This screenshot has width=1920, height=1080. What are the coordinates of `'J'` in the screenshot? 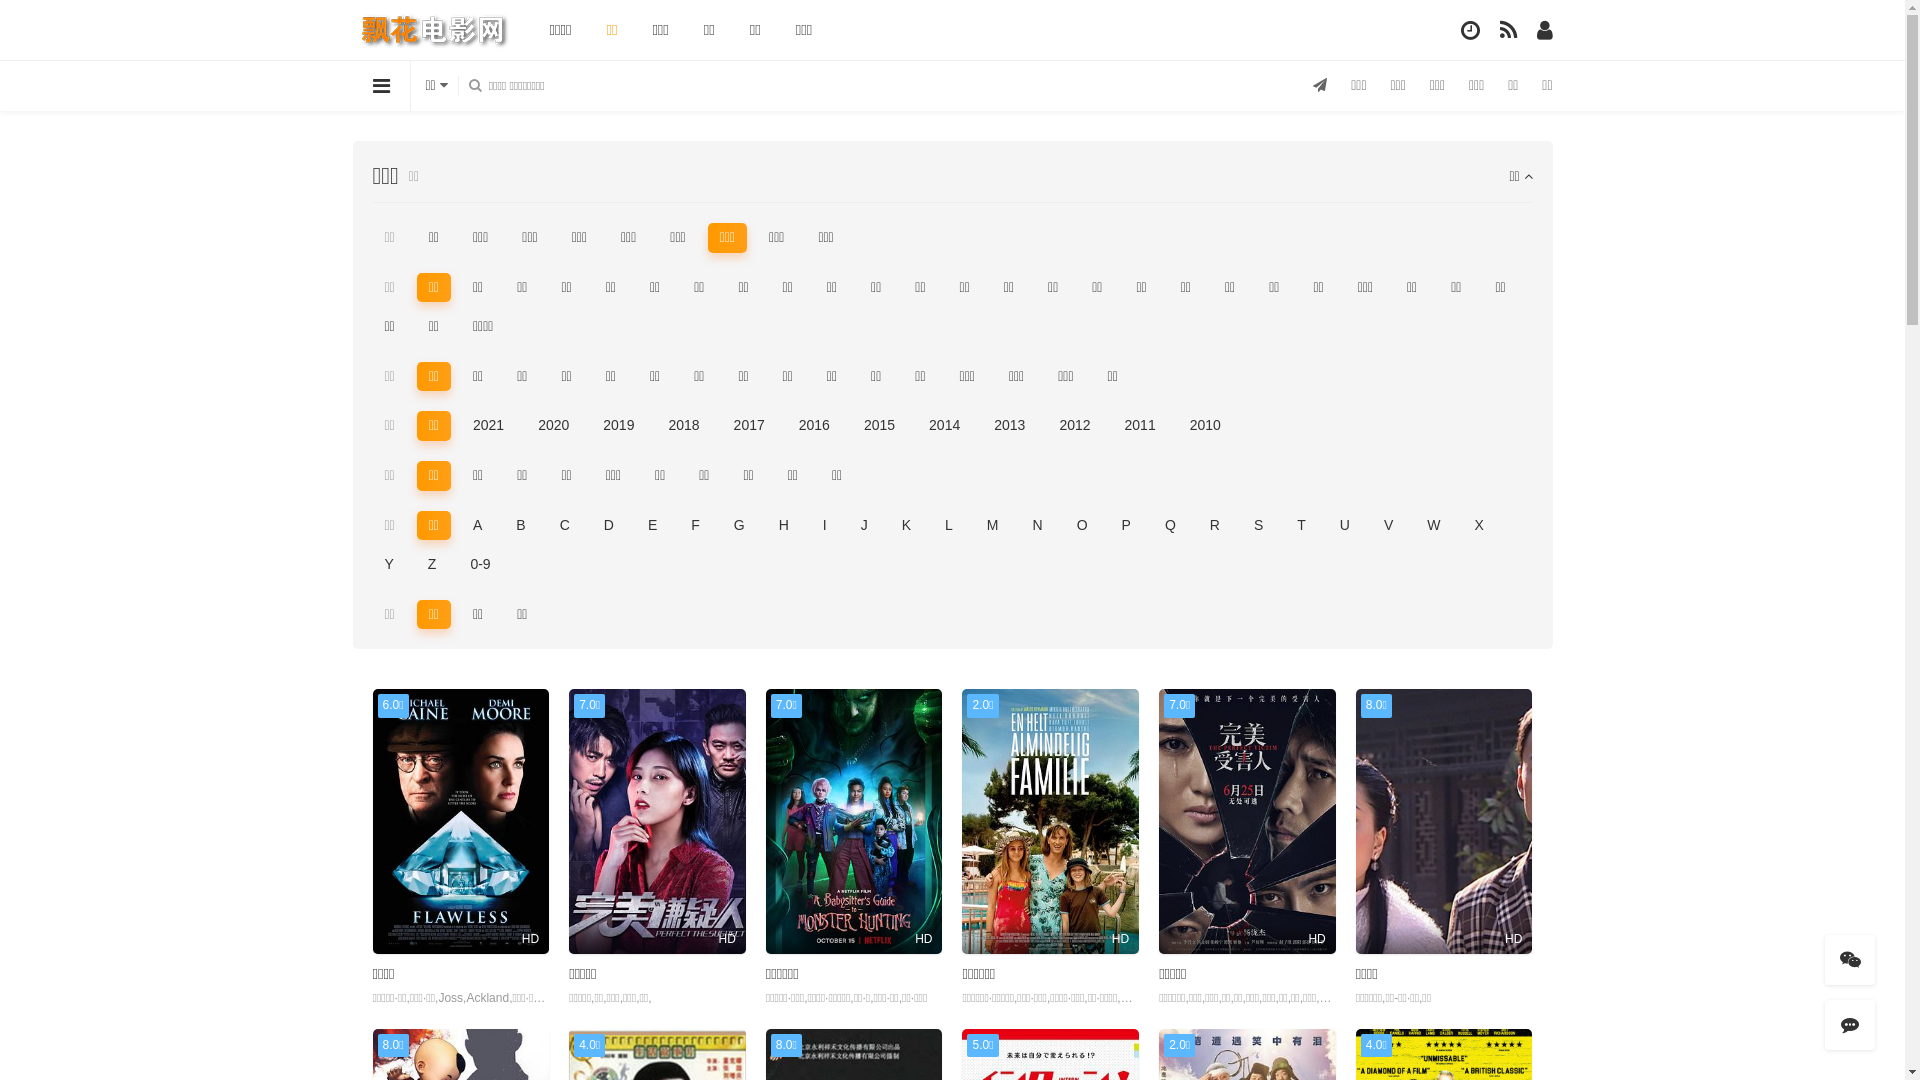 It's located at (864, 524).